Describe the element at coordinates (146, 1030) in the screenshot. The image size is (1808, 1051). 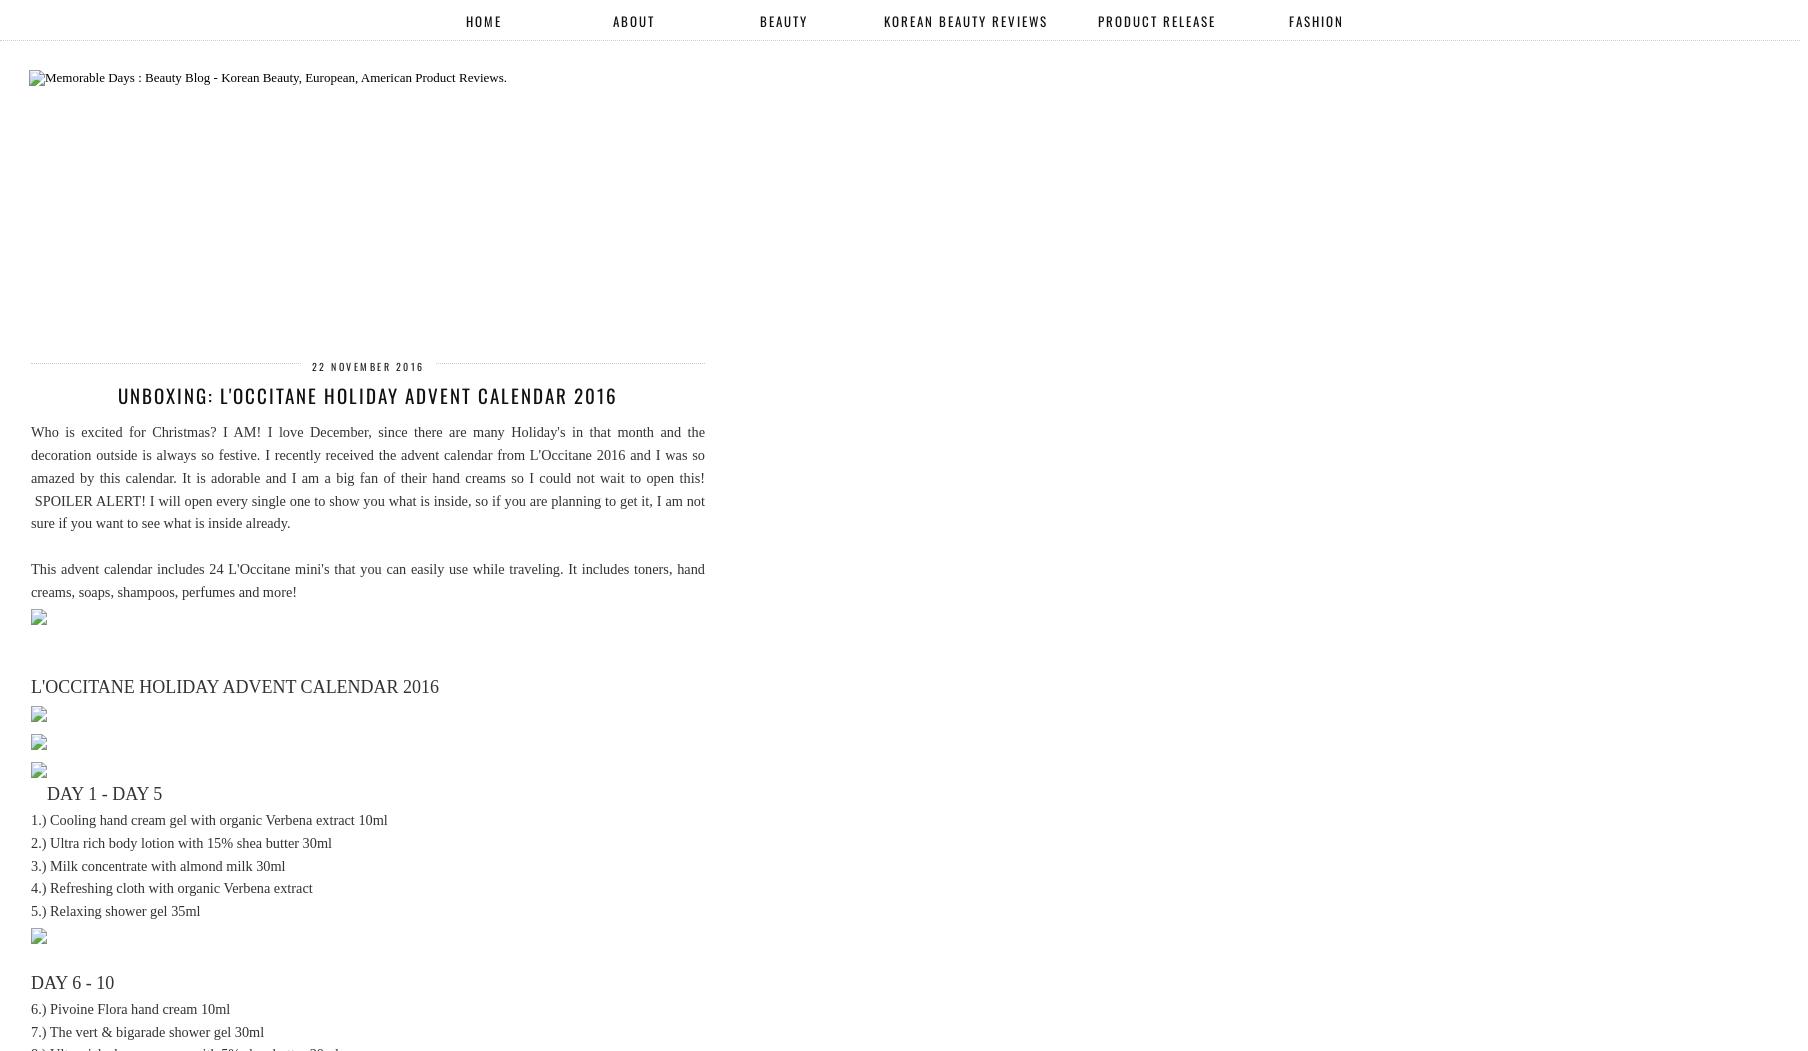
I see `'7.) The vert & bigarade shower gel 30ml'` at that location.